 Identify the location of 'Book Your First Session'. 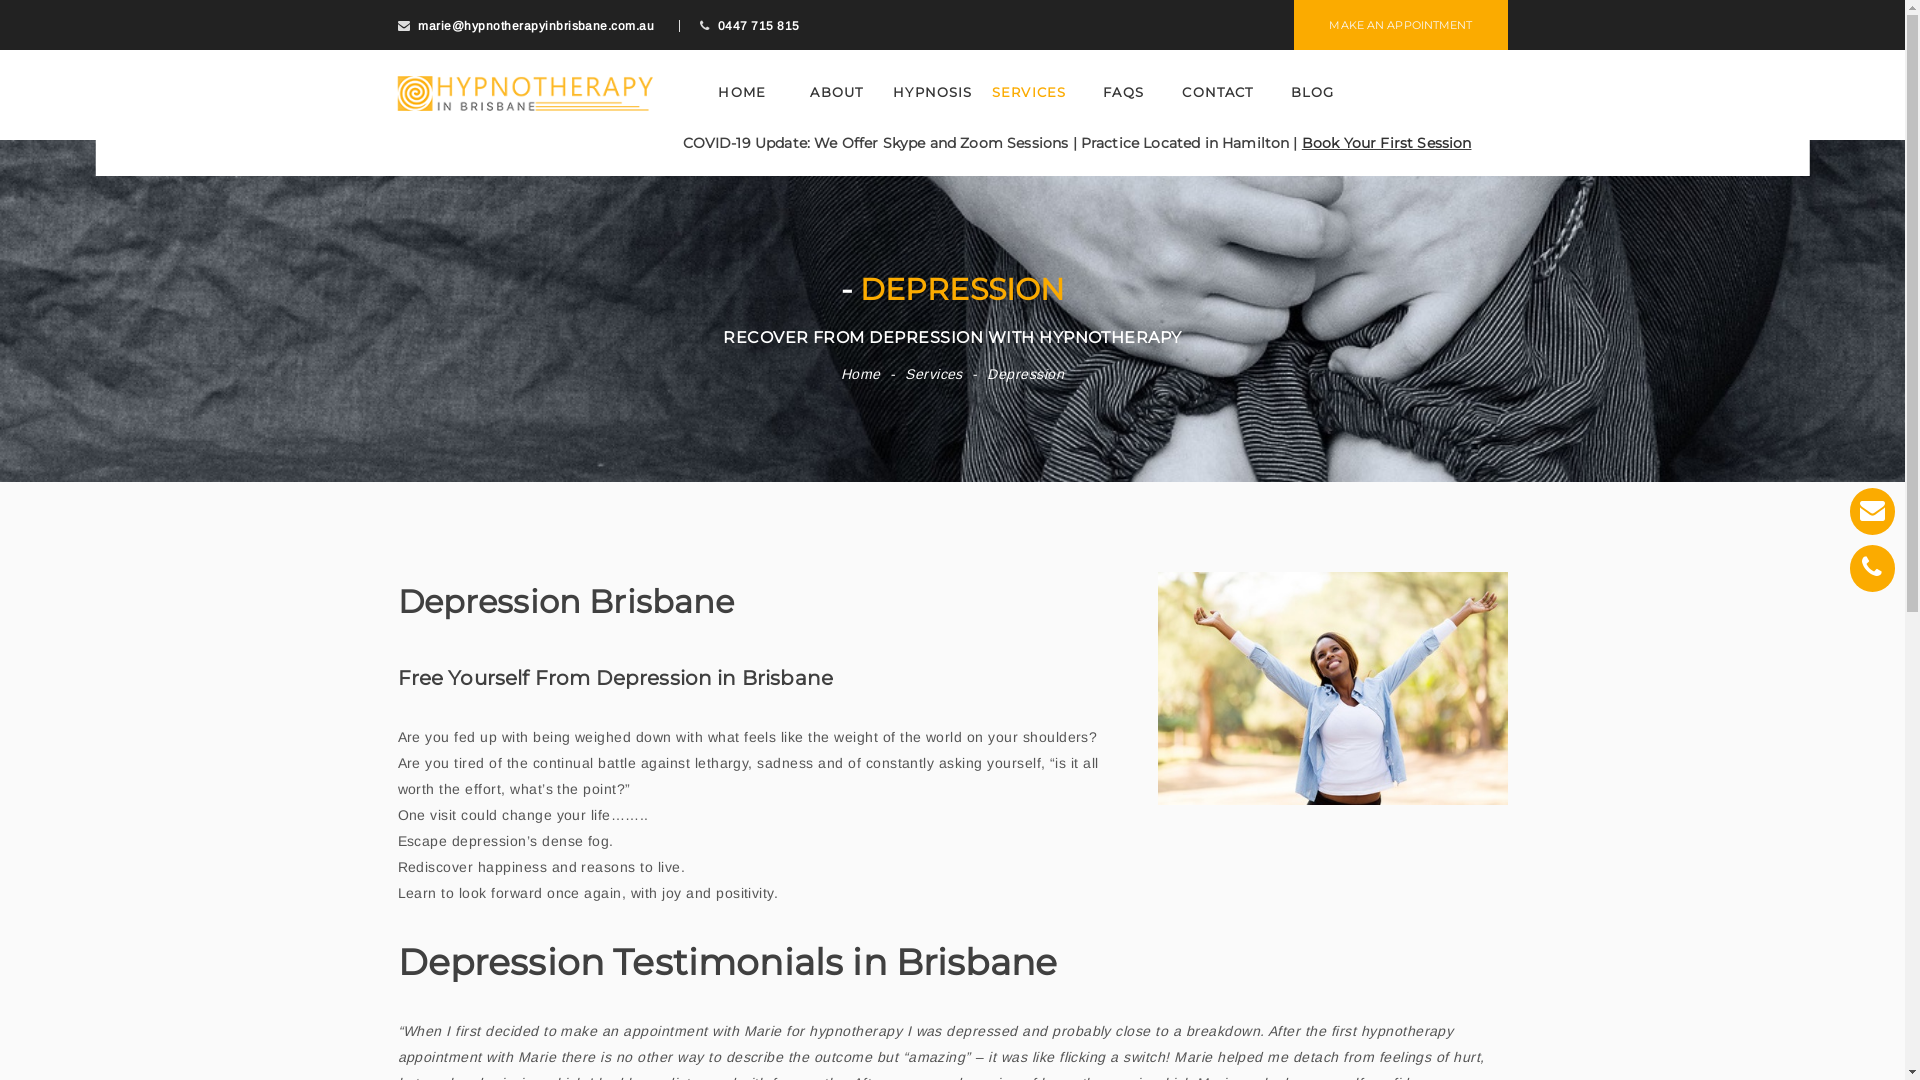
(1386, 141).